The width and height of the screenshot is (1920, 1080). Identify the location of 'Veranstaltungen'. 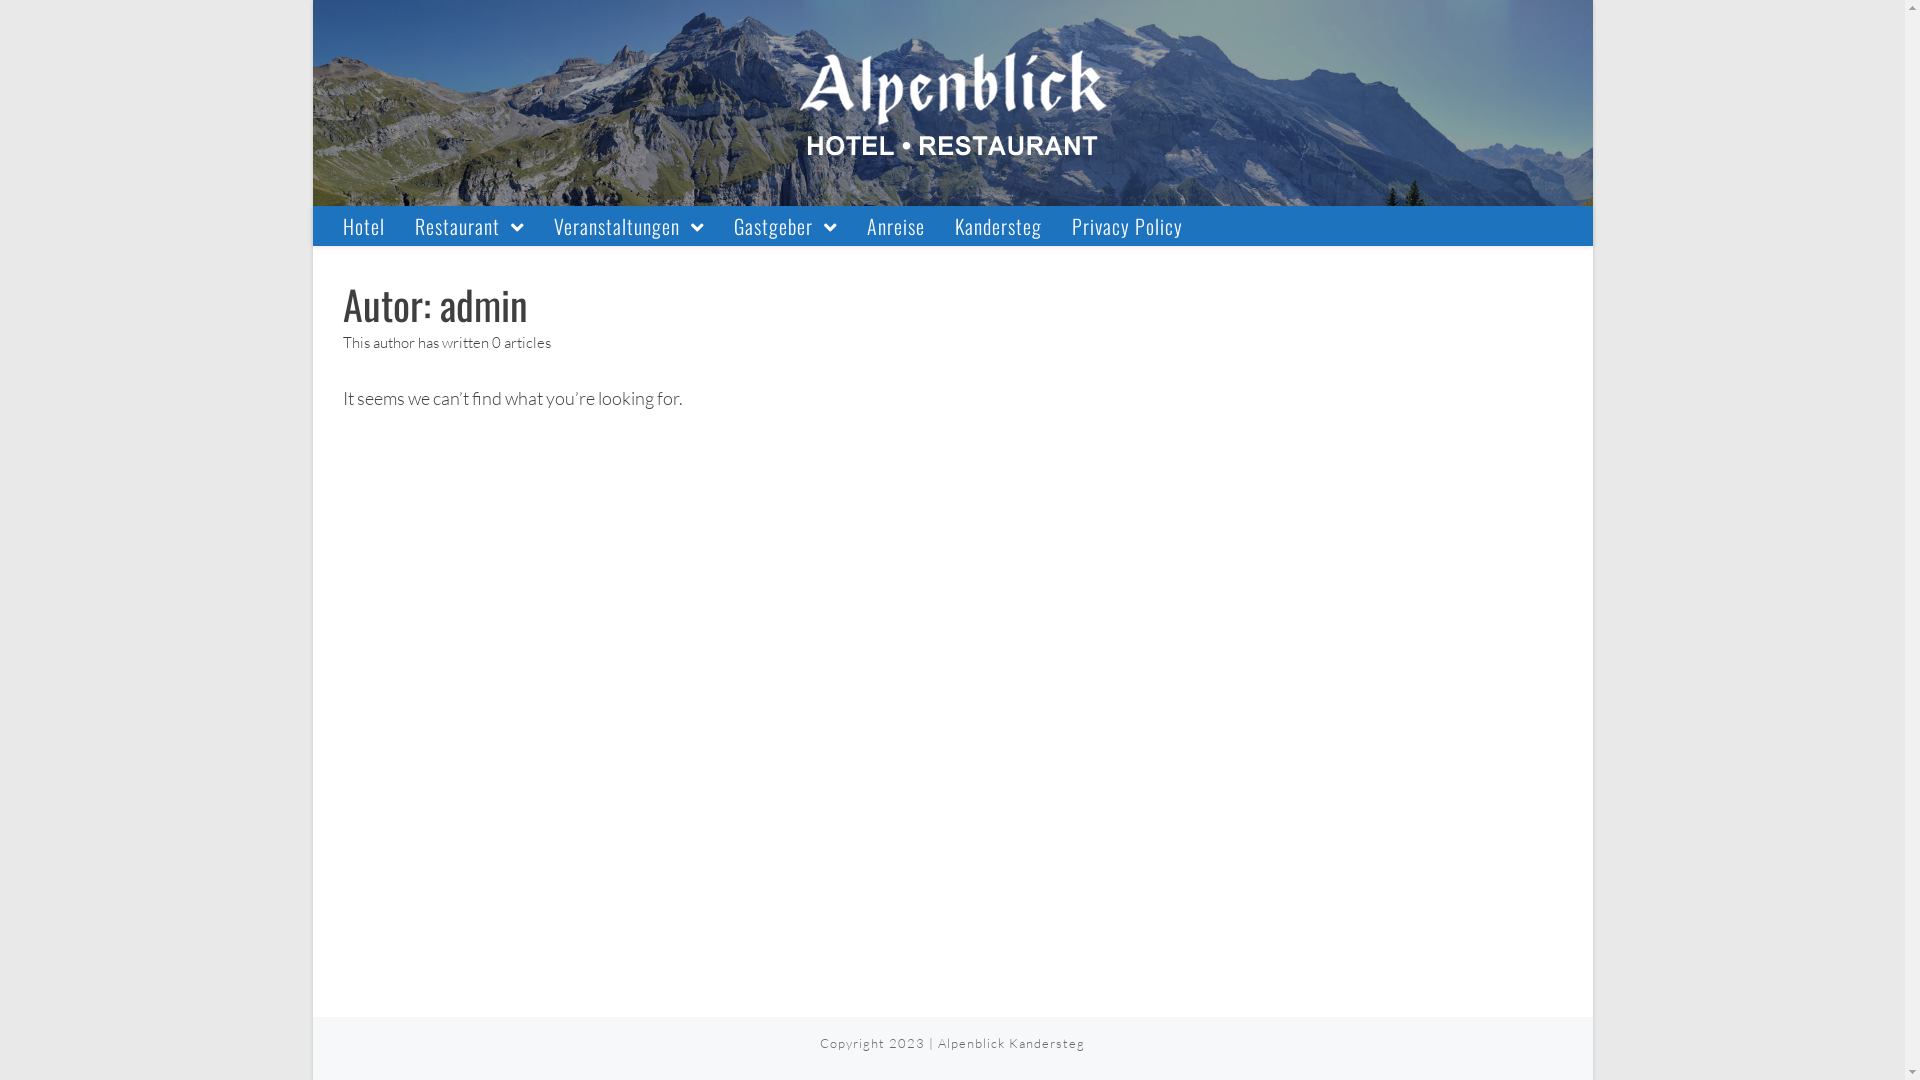
(627, 225).